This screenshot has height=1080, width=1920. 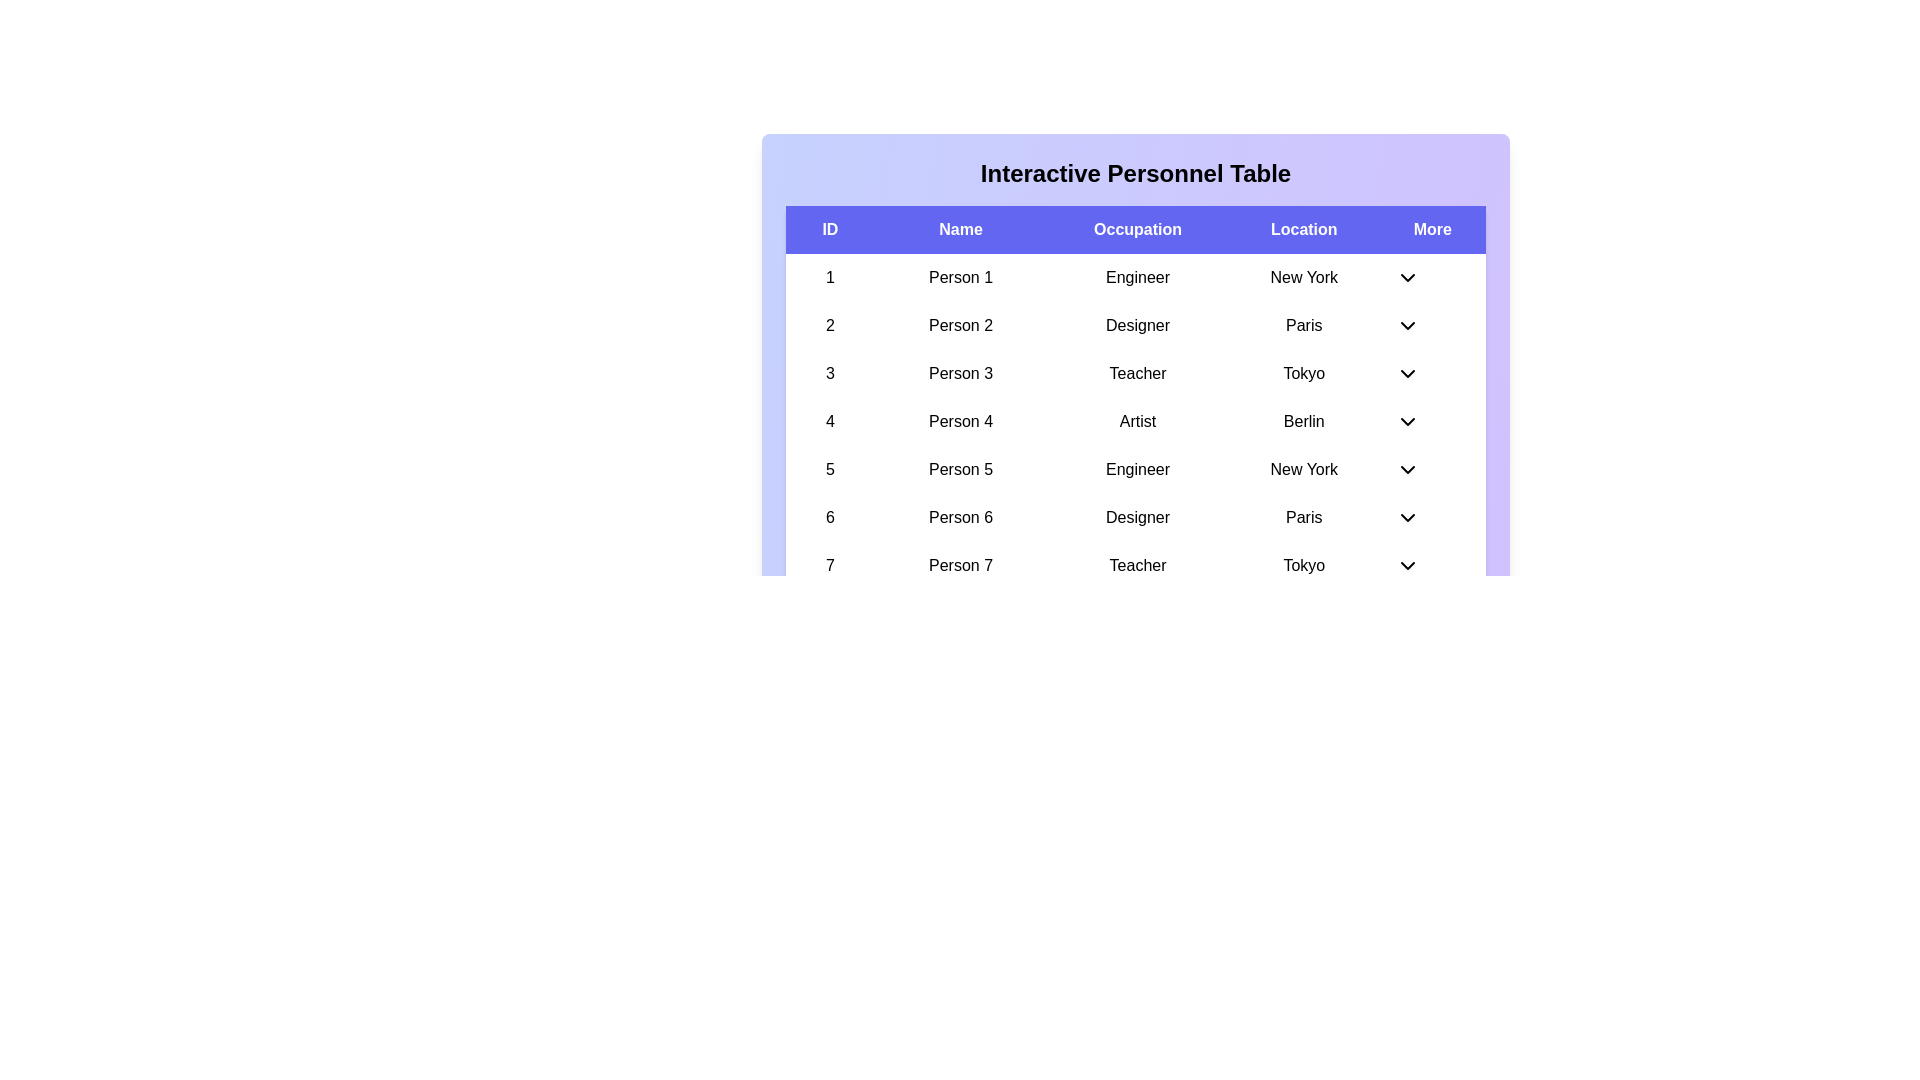 What do you see at coordinates (830, 229) in the screenshot?
I see `the column header ID to sort the table by that column` at bounding box center [830, 229].